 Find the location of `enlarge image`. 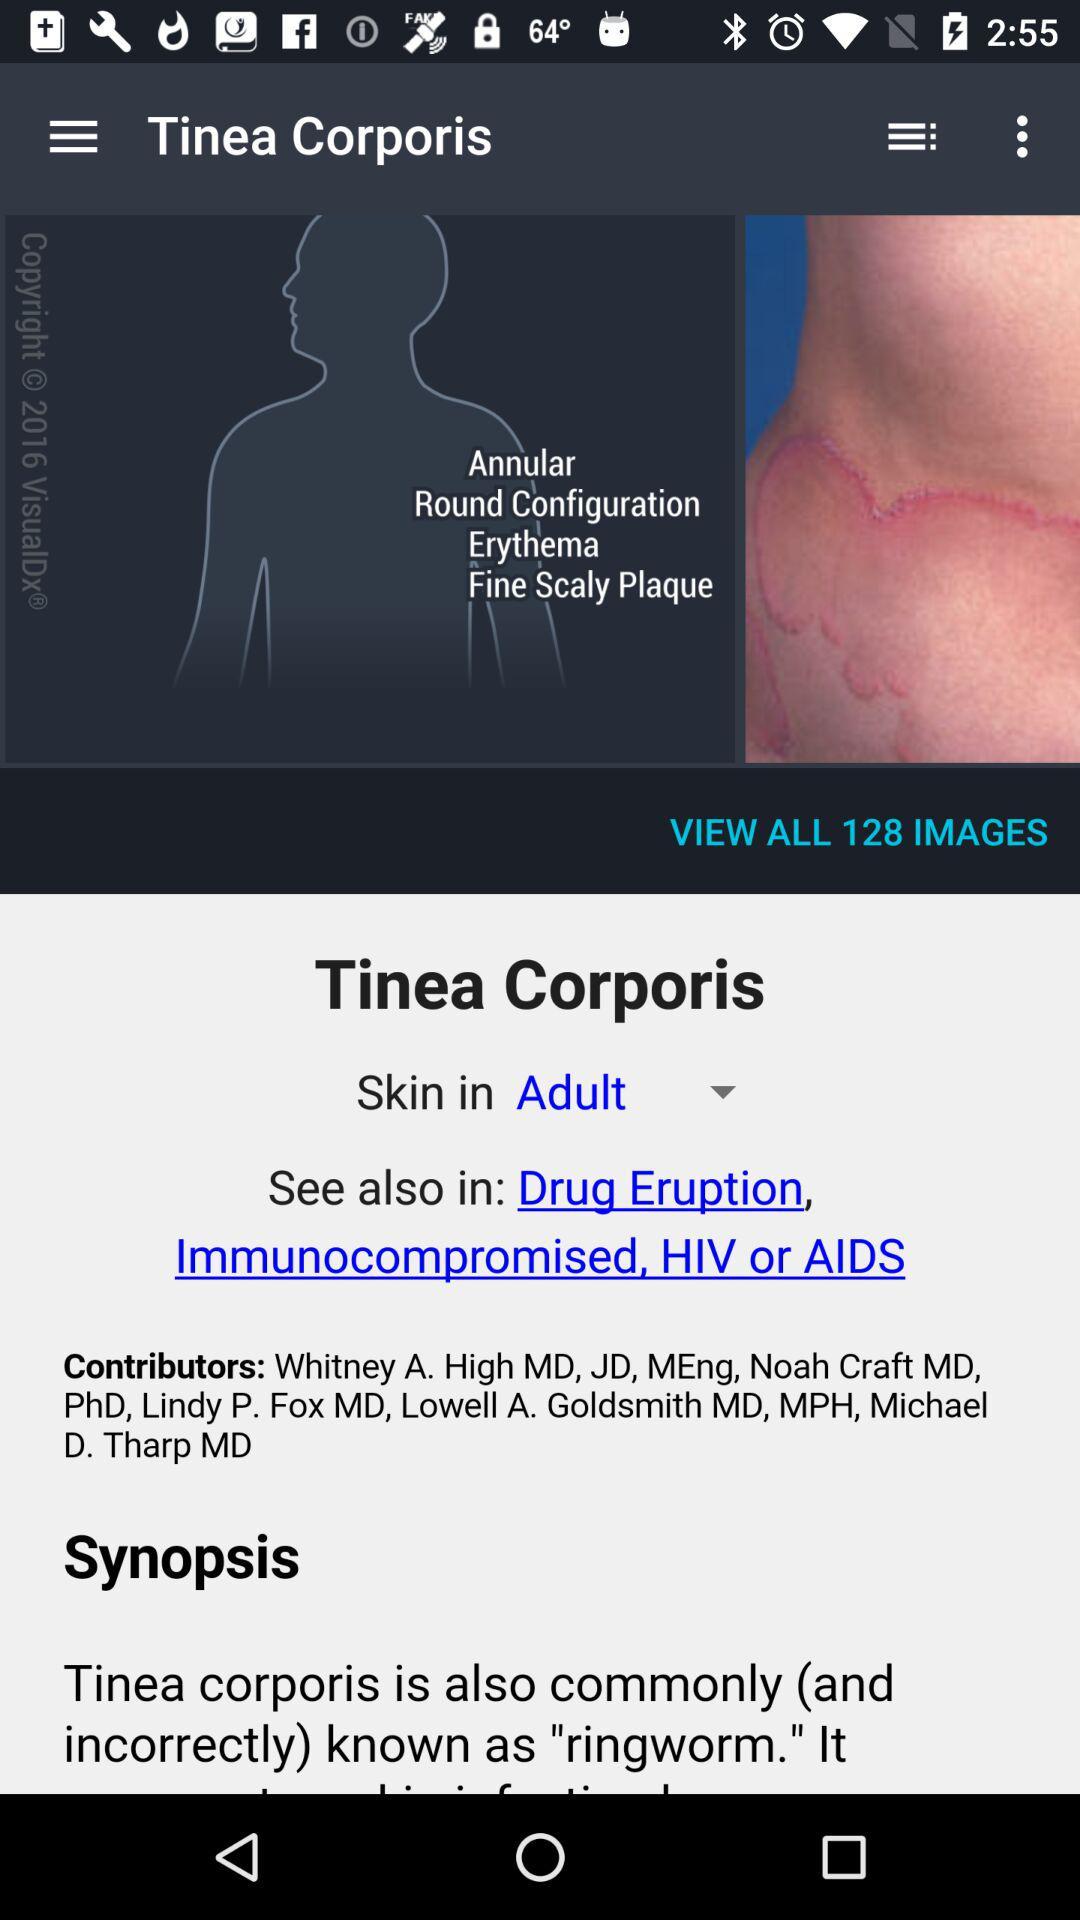

enlarge image is located at coordinates (912, 489).